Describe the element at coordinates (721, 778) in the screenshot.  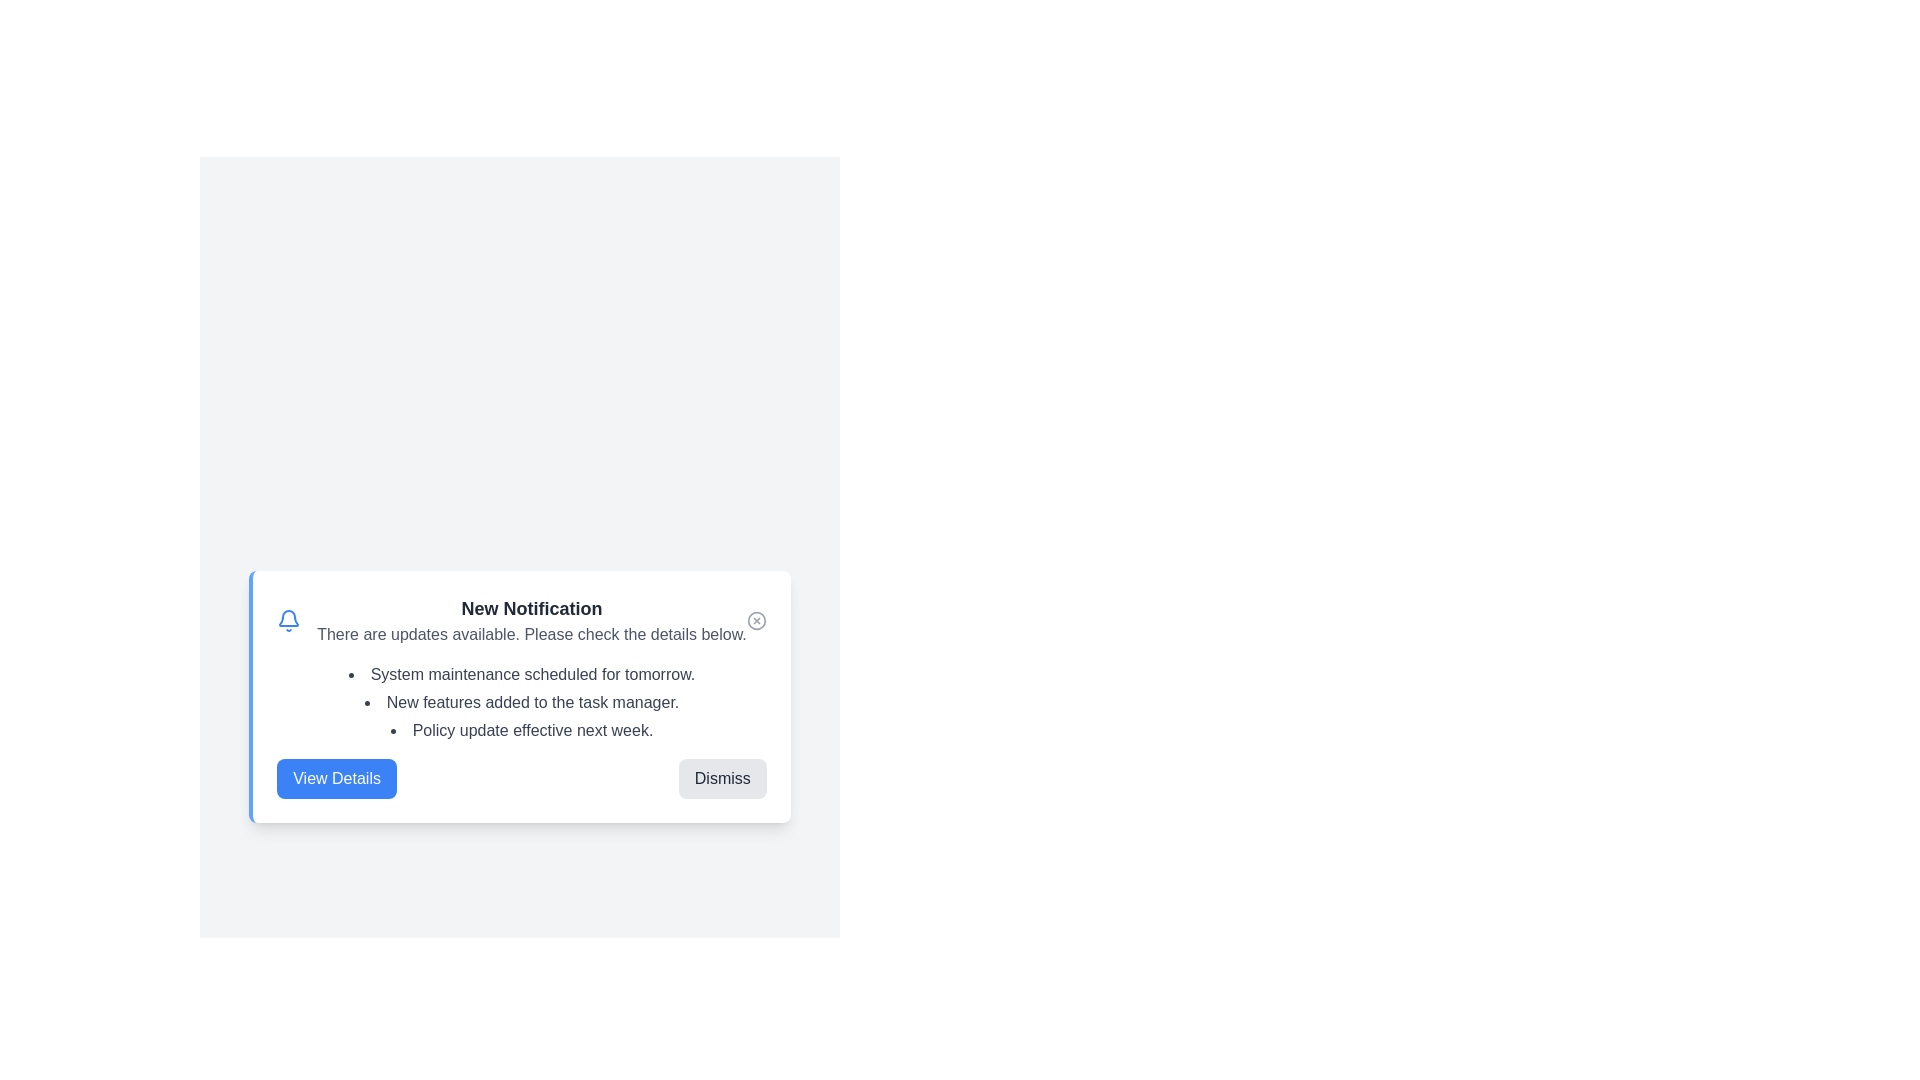
I see `the 'Dismiss' button to remove the notification` at that location.